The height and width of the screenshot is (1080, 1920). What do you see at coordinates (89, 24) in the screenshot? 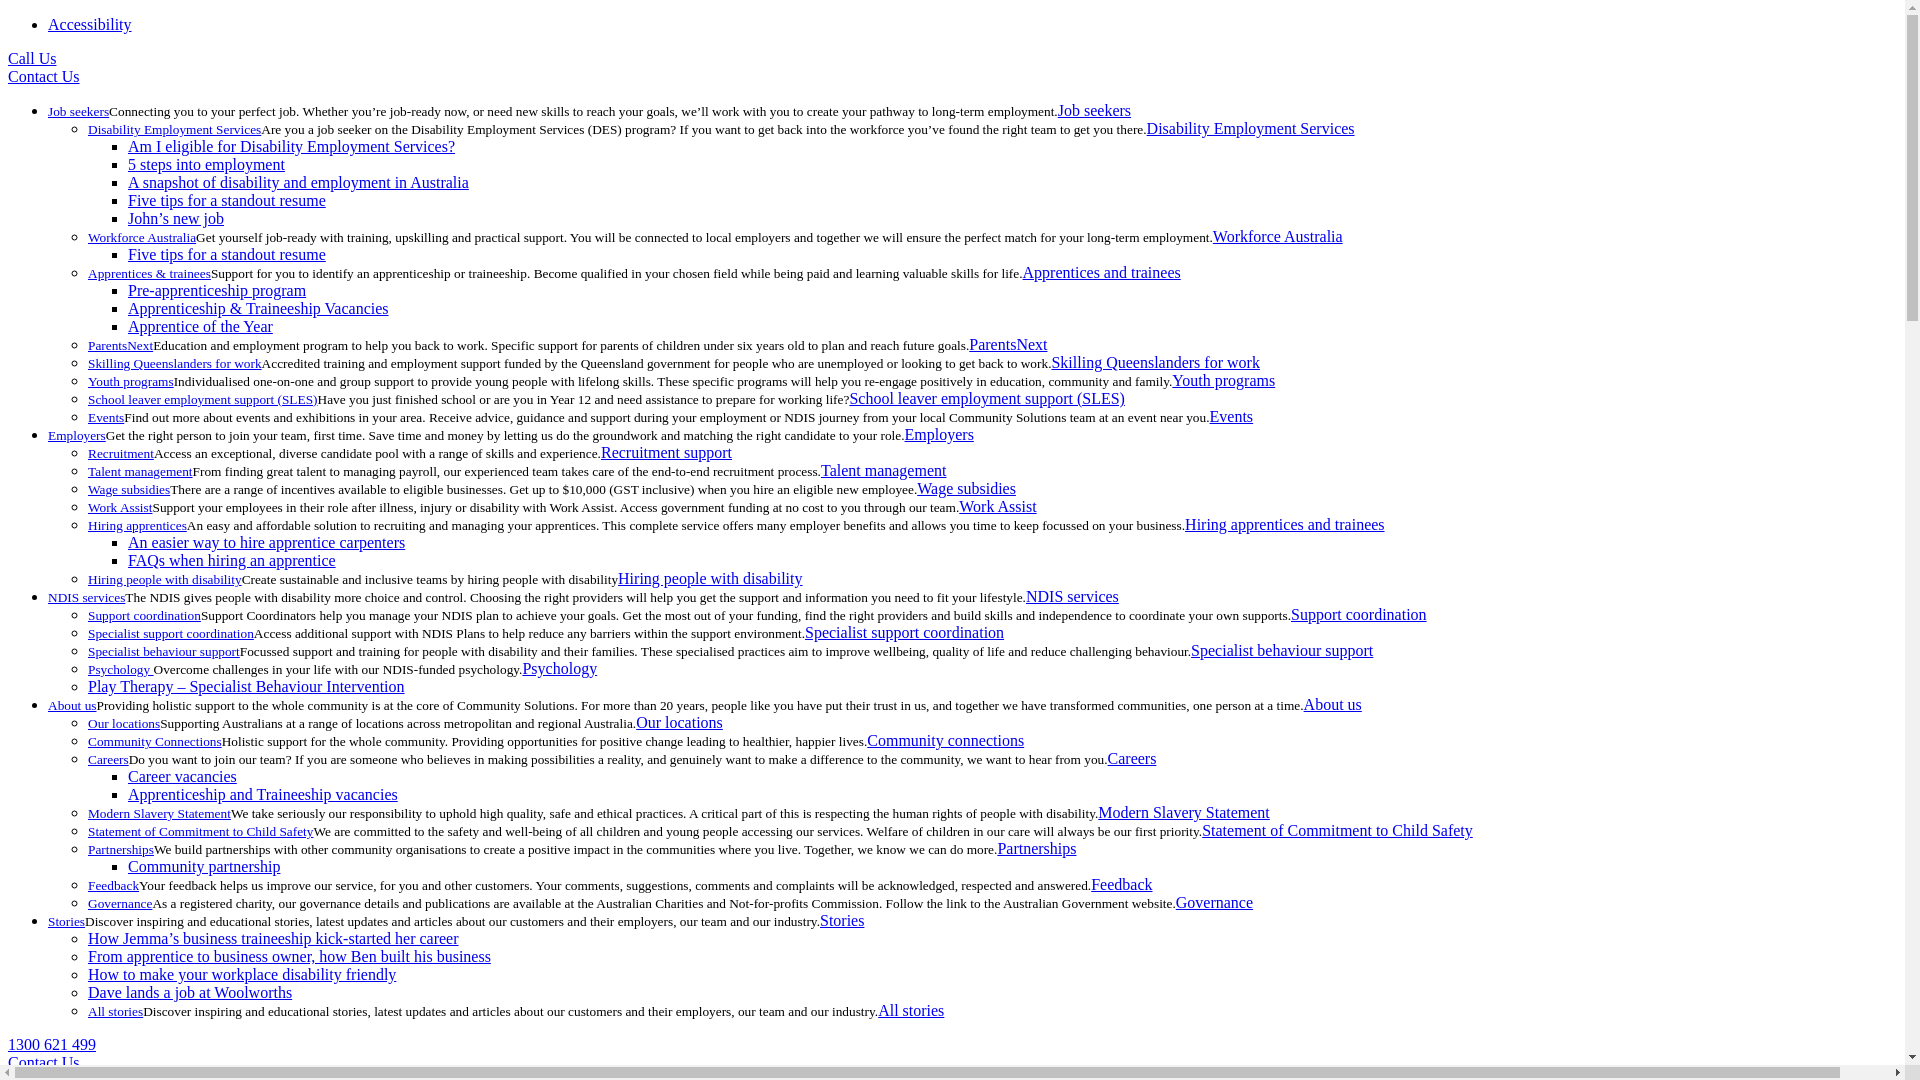
I see `'Accessibility'` at bounding box center [89, 24].